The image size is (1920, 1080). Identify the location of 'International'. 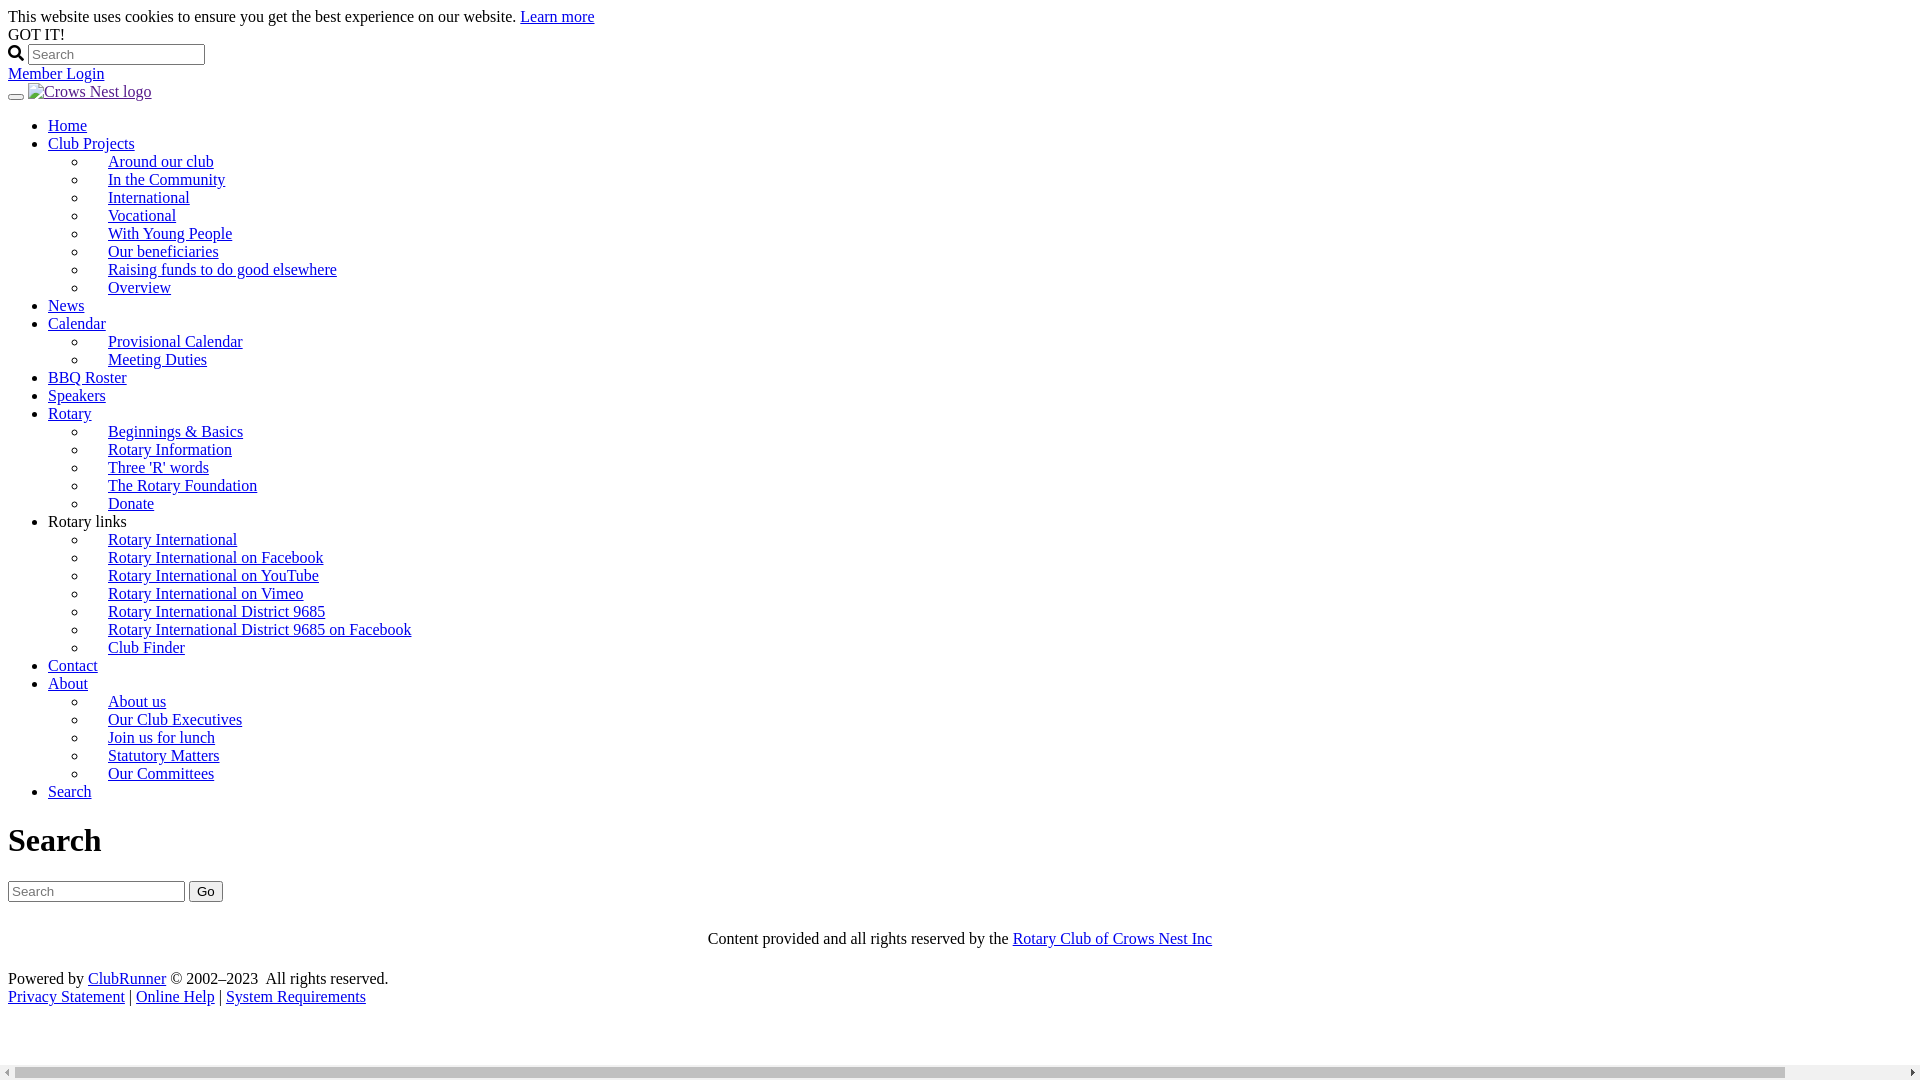
(147, 197).